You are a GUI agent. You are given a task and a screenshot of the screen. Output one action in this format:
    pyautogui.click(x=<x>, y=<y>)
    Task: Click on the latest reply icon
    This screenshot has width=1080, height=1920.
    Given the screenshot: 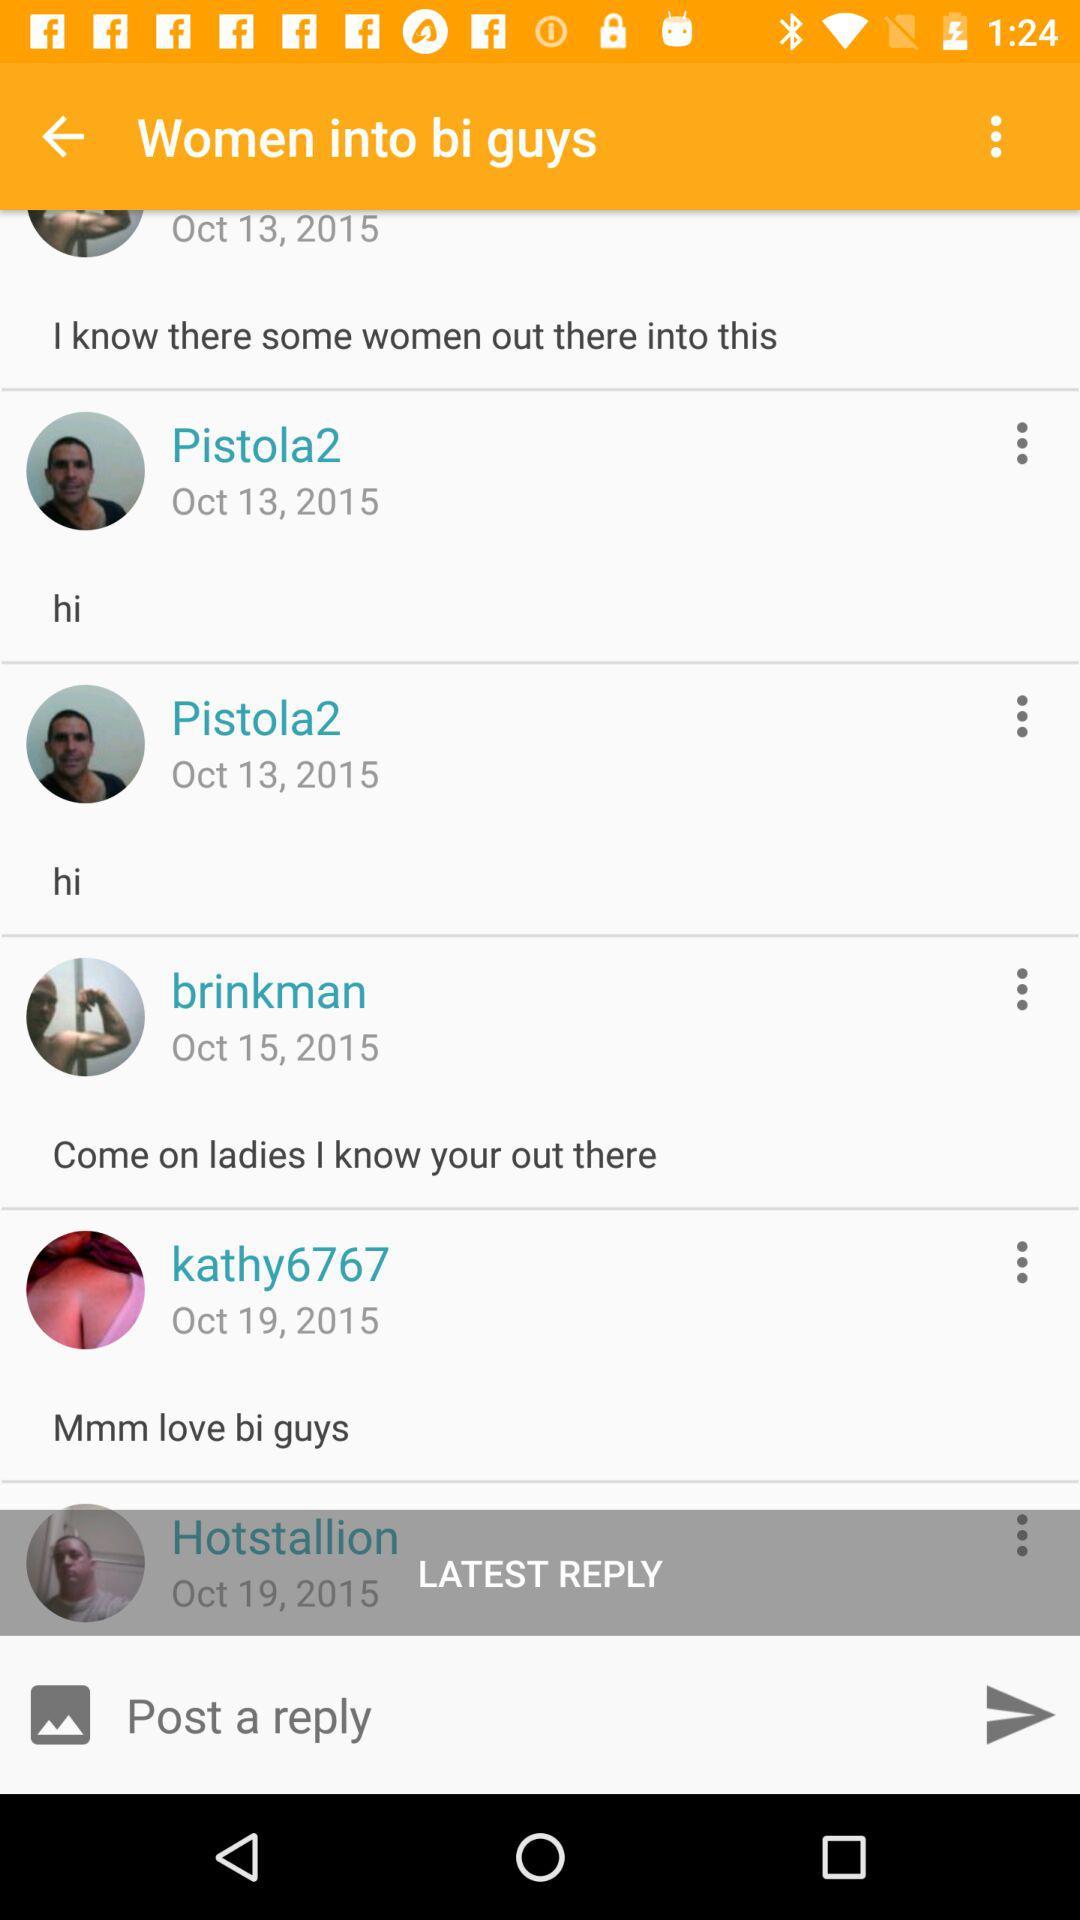 What is the action you would take?
    pyautogui.click(x=540, y=1571)
    